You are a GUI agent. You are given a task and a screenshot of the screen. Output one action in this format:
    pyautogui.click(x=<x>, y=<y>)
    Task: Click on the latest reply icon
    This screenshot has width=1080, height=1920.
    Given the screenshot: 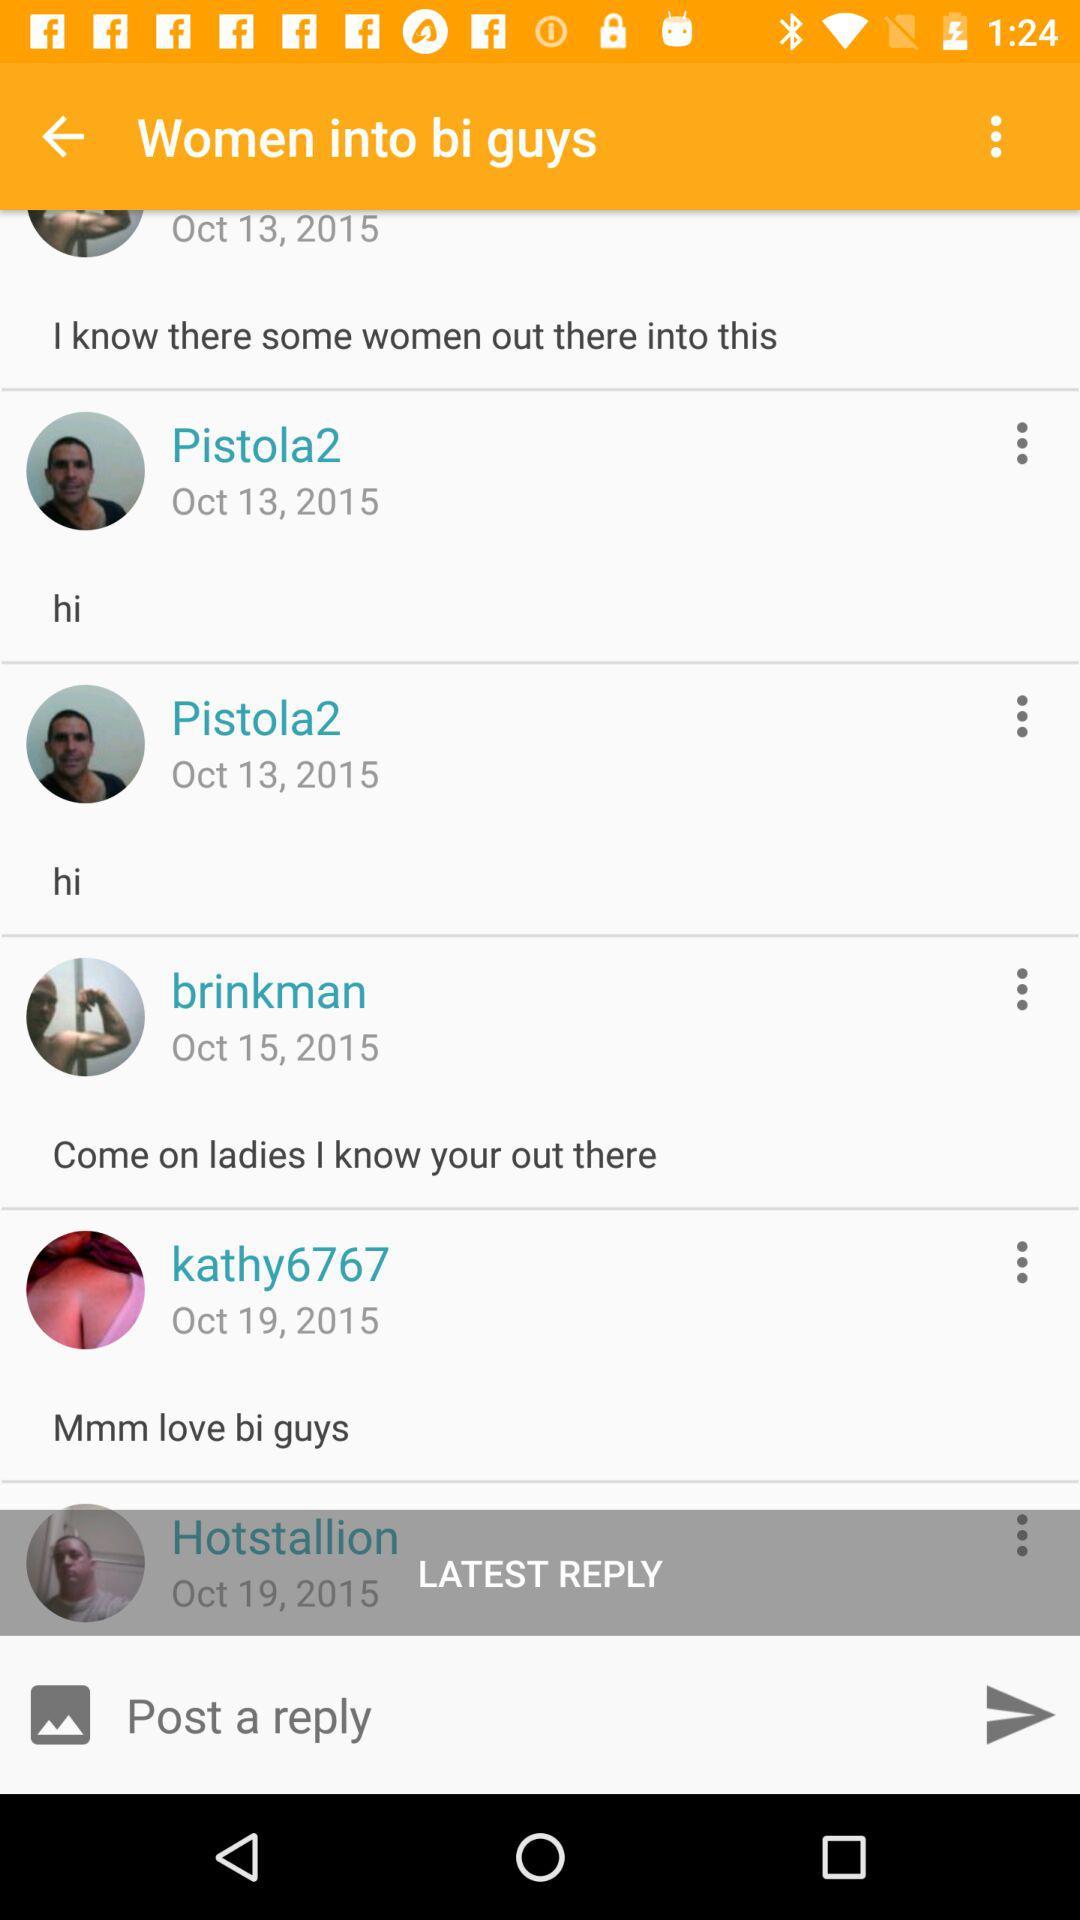 What is the action you would take?
    pyautogui.click(x=540, y=1571)
    